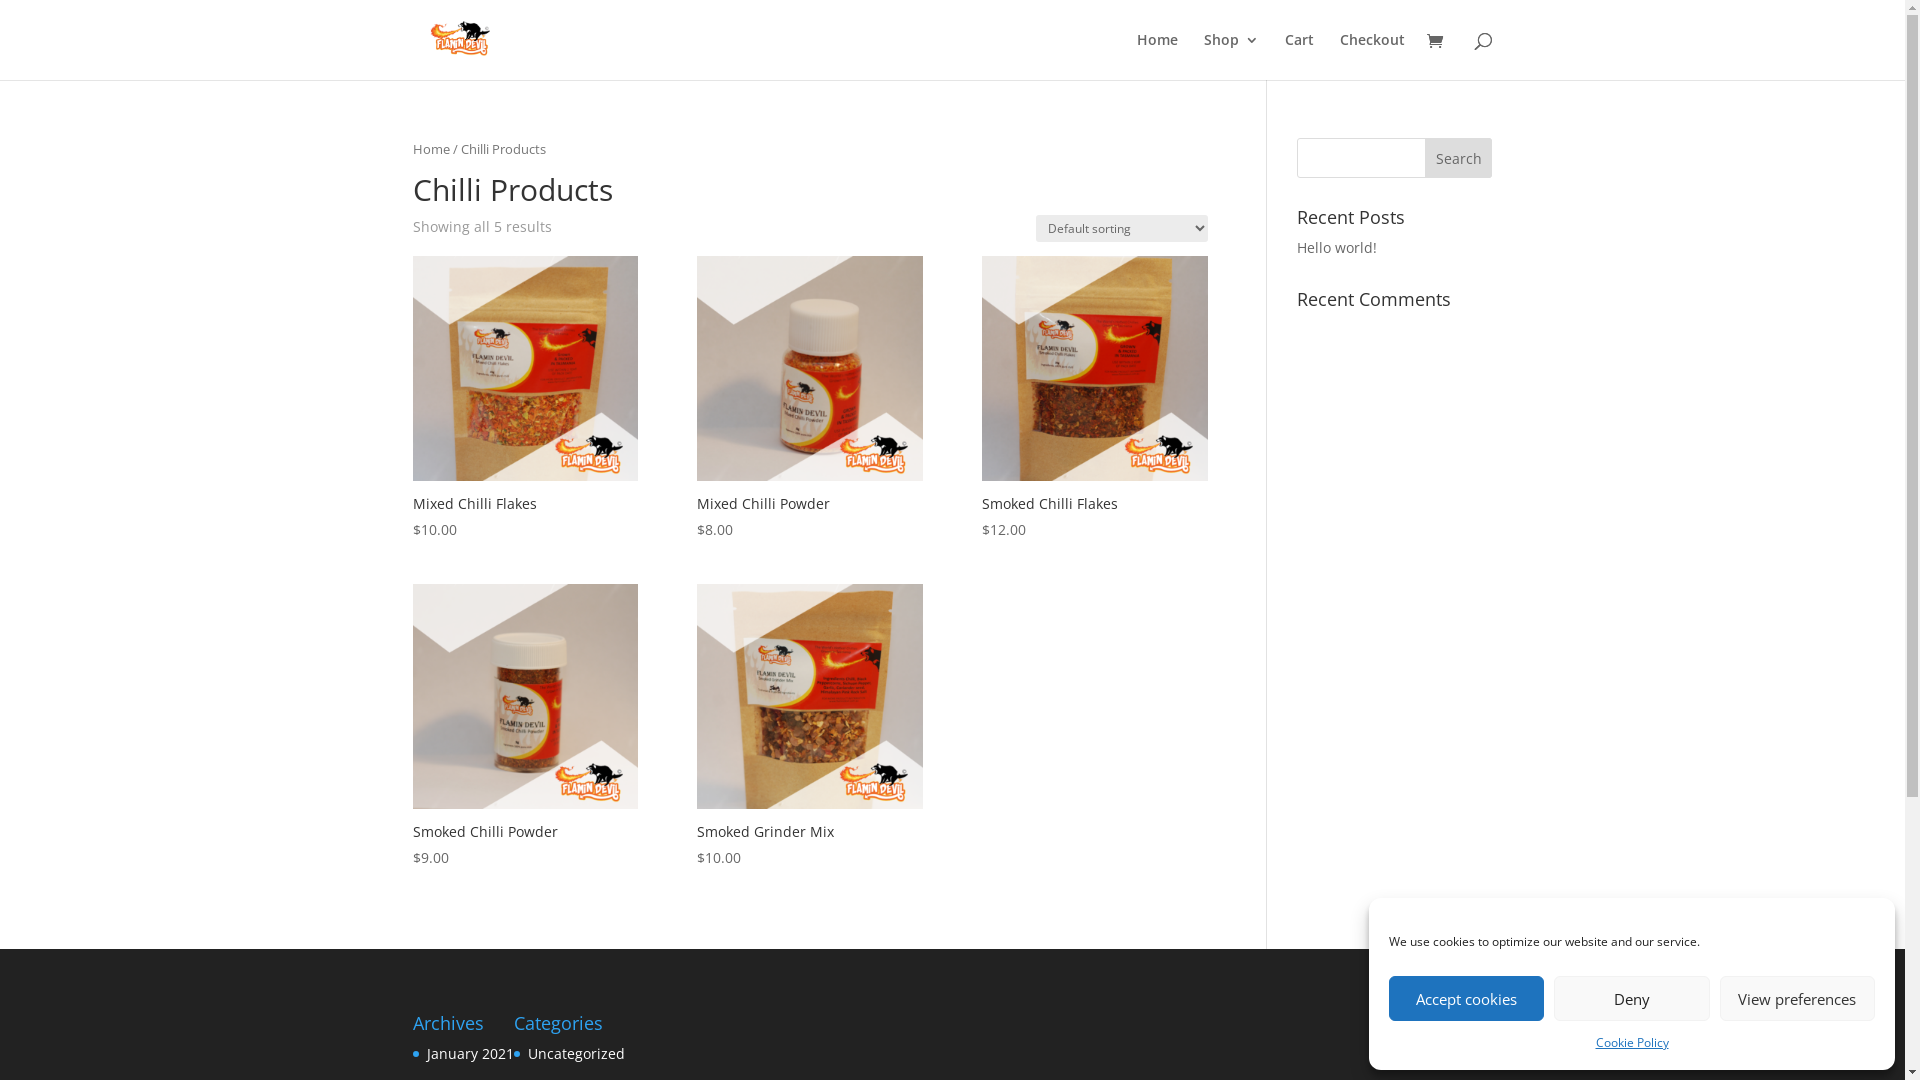  I want to click on 'Deny', so click(1631, 998).